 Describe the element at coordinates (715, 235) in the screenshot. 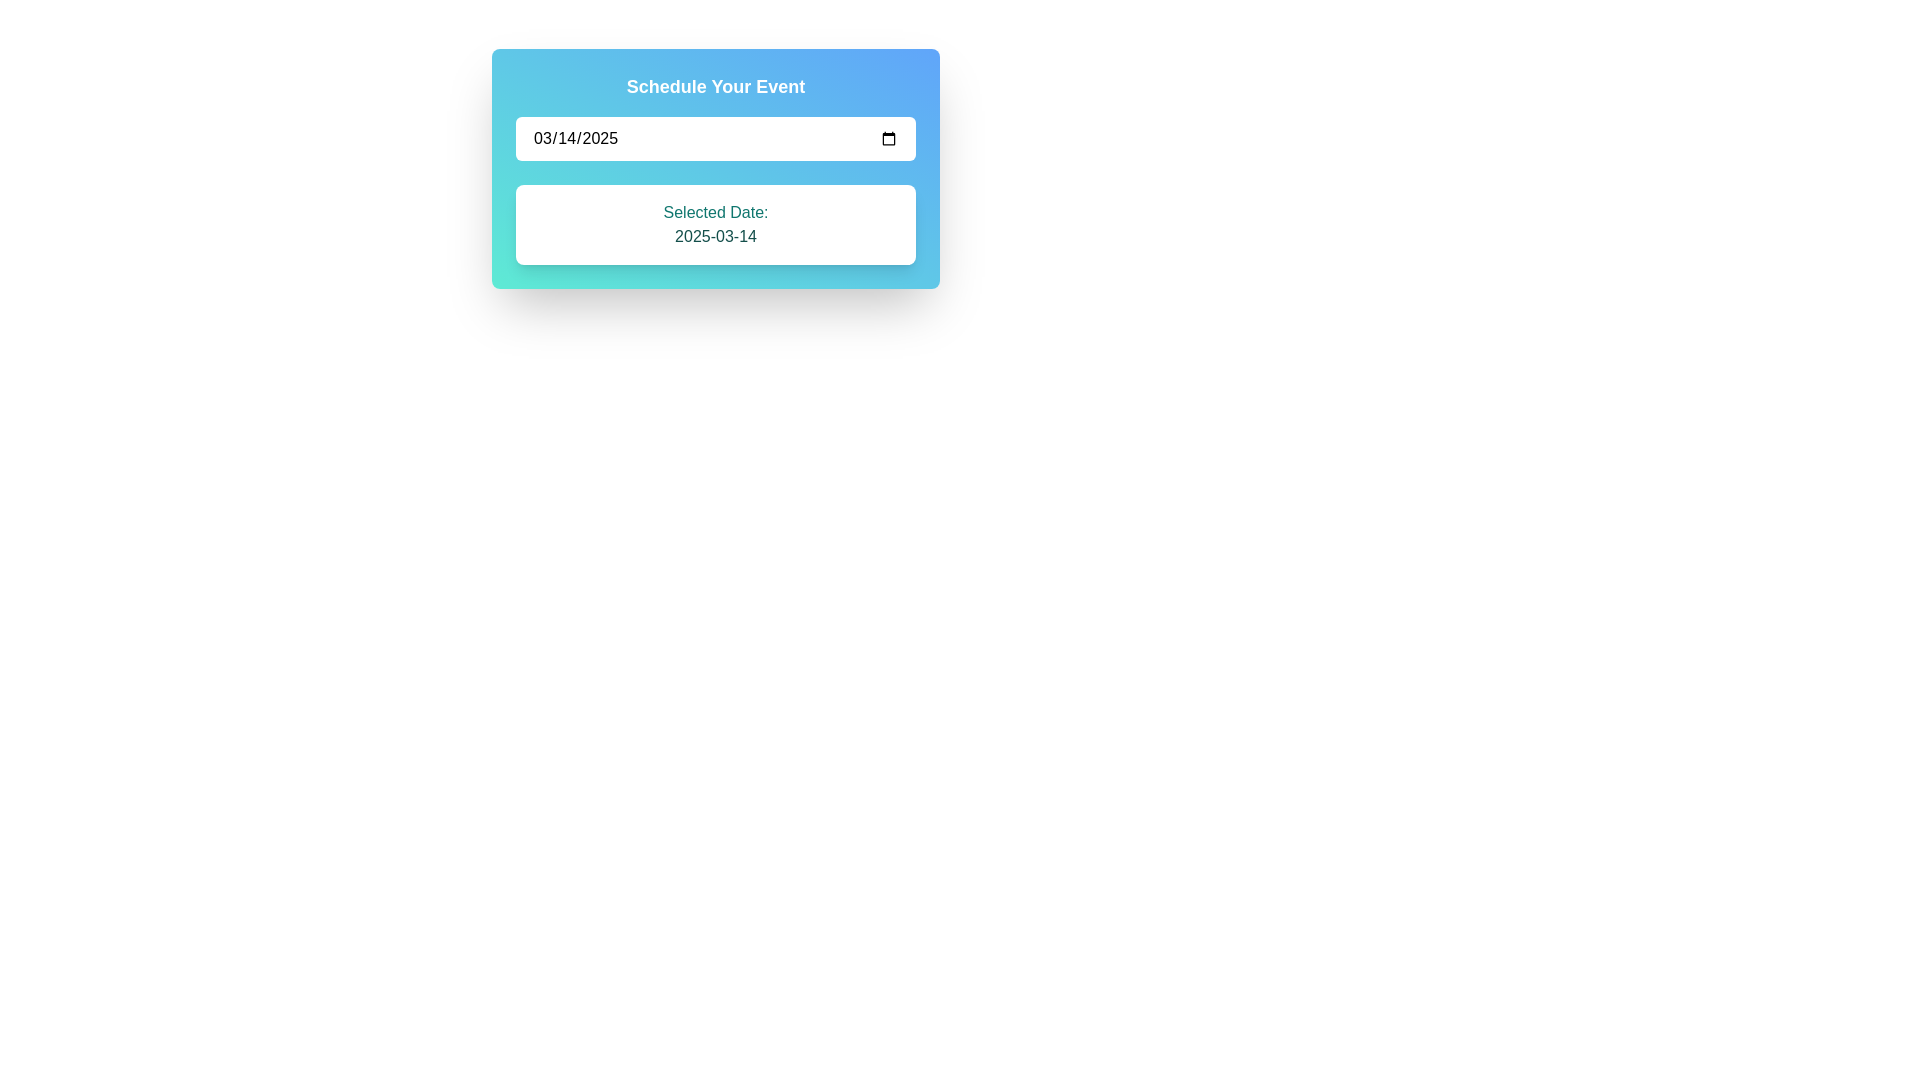

I see `the Text Display showing '2025-03-14' in teal color, located below the label 'Selected Date:' in a modern interface` at that location.